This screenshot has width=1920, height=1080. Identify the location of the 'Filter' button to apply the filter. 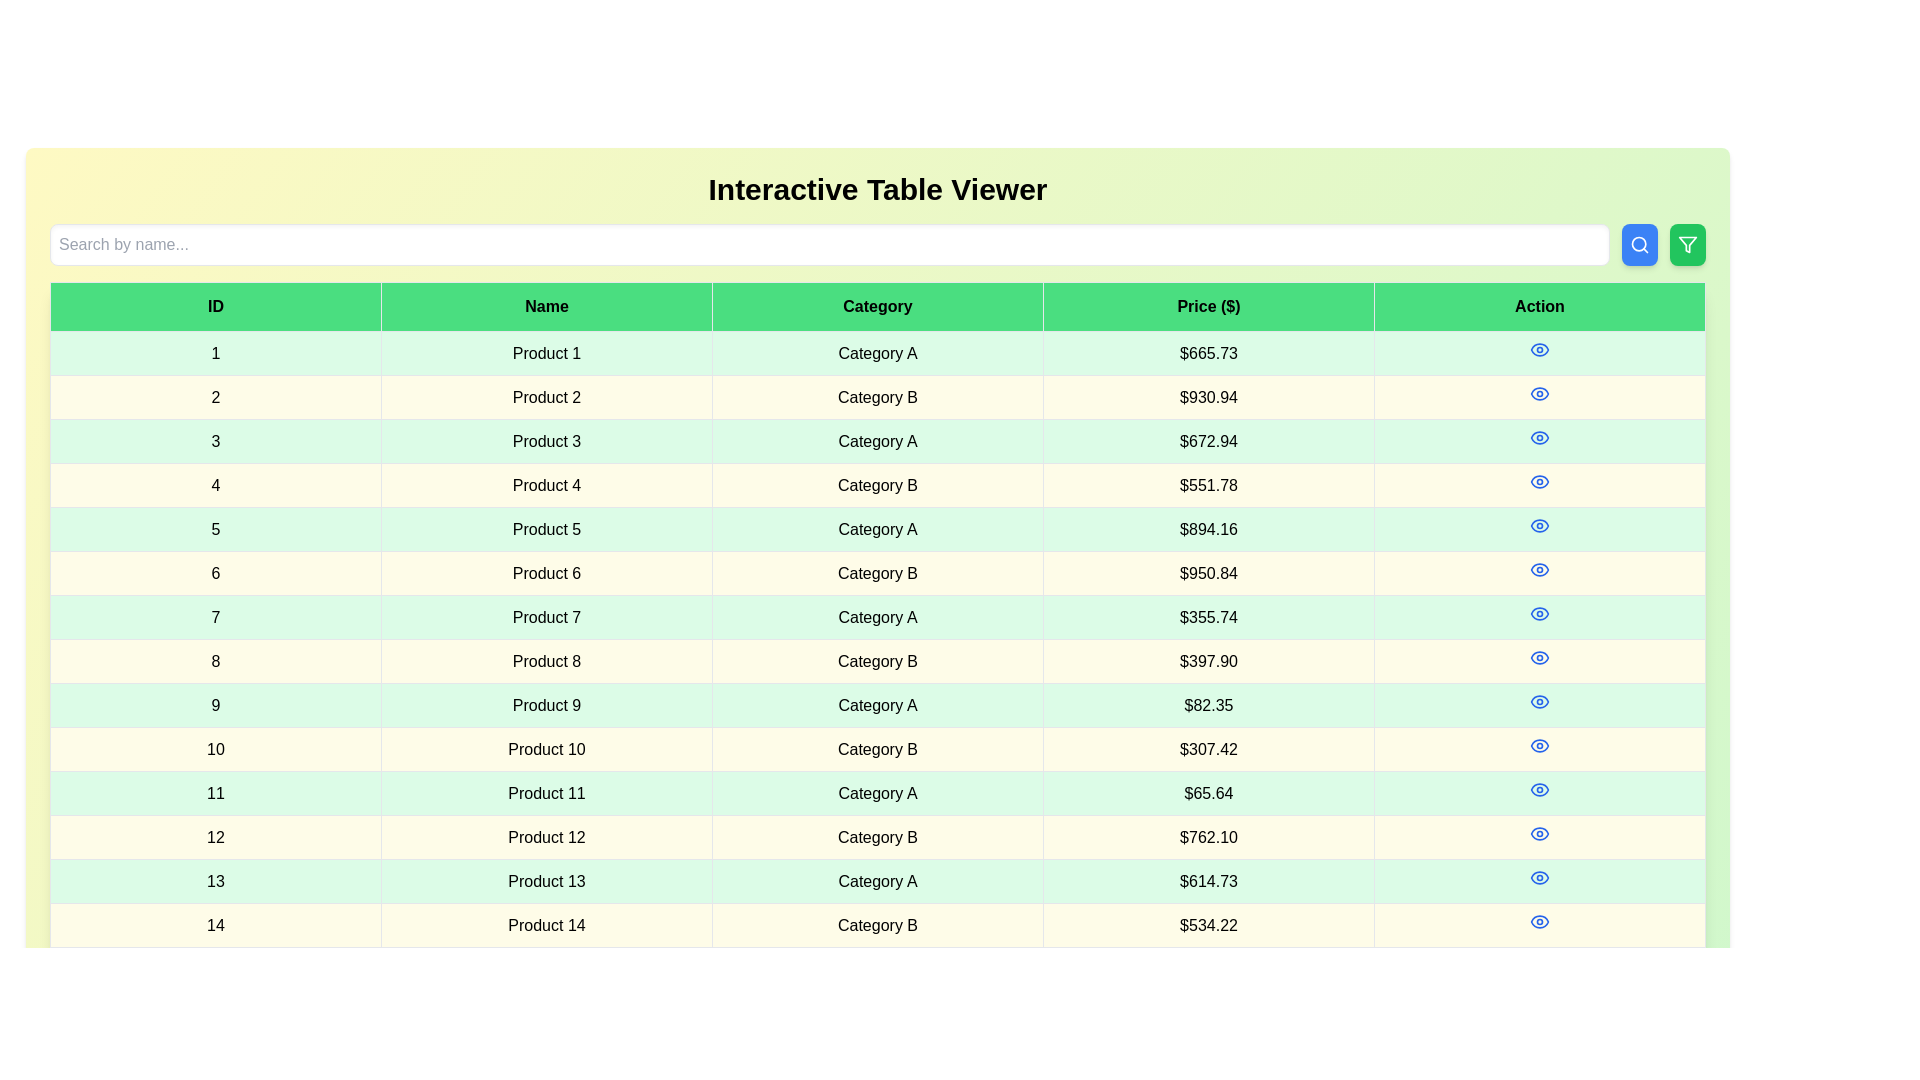
(1687, 244).